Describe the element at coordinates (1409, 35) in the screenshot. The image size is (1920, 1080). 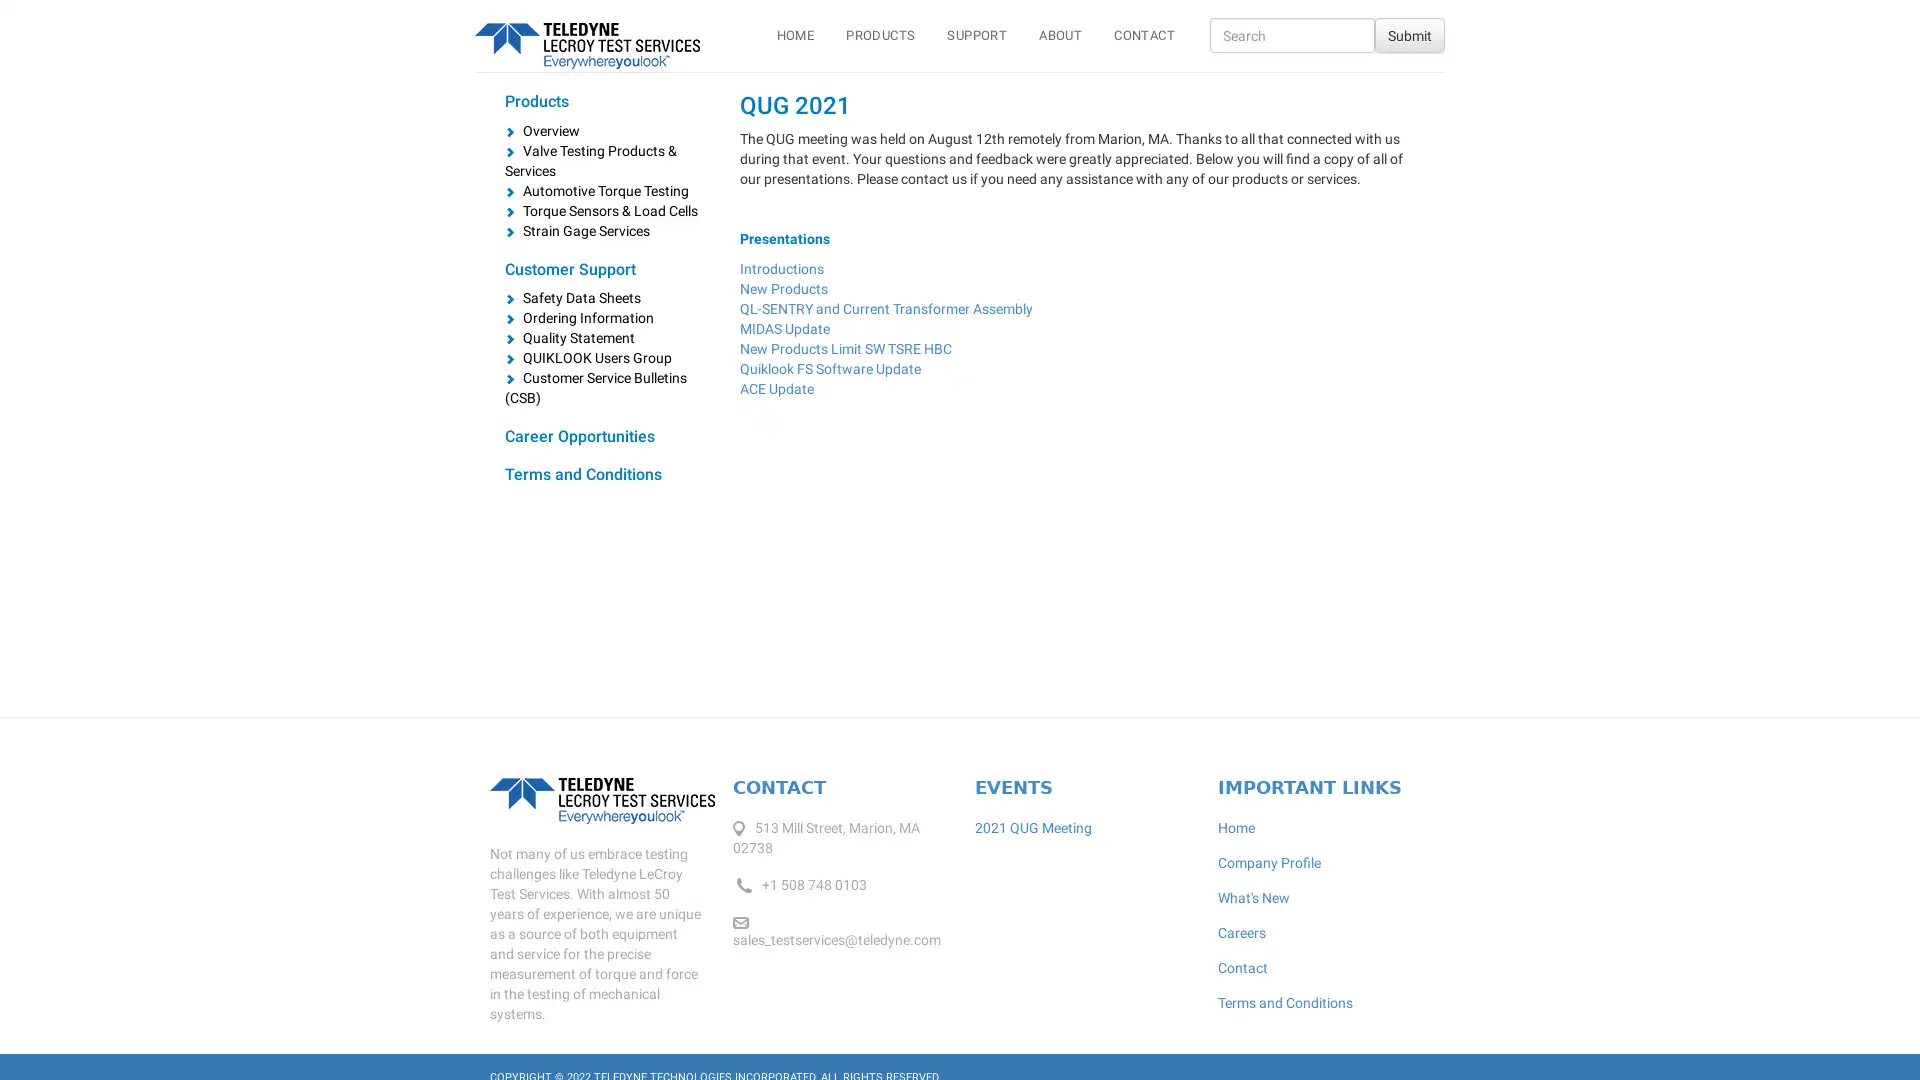
I see `Submit` at that location.